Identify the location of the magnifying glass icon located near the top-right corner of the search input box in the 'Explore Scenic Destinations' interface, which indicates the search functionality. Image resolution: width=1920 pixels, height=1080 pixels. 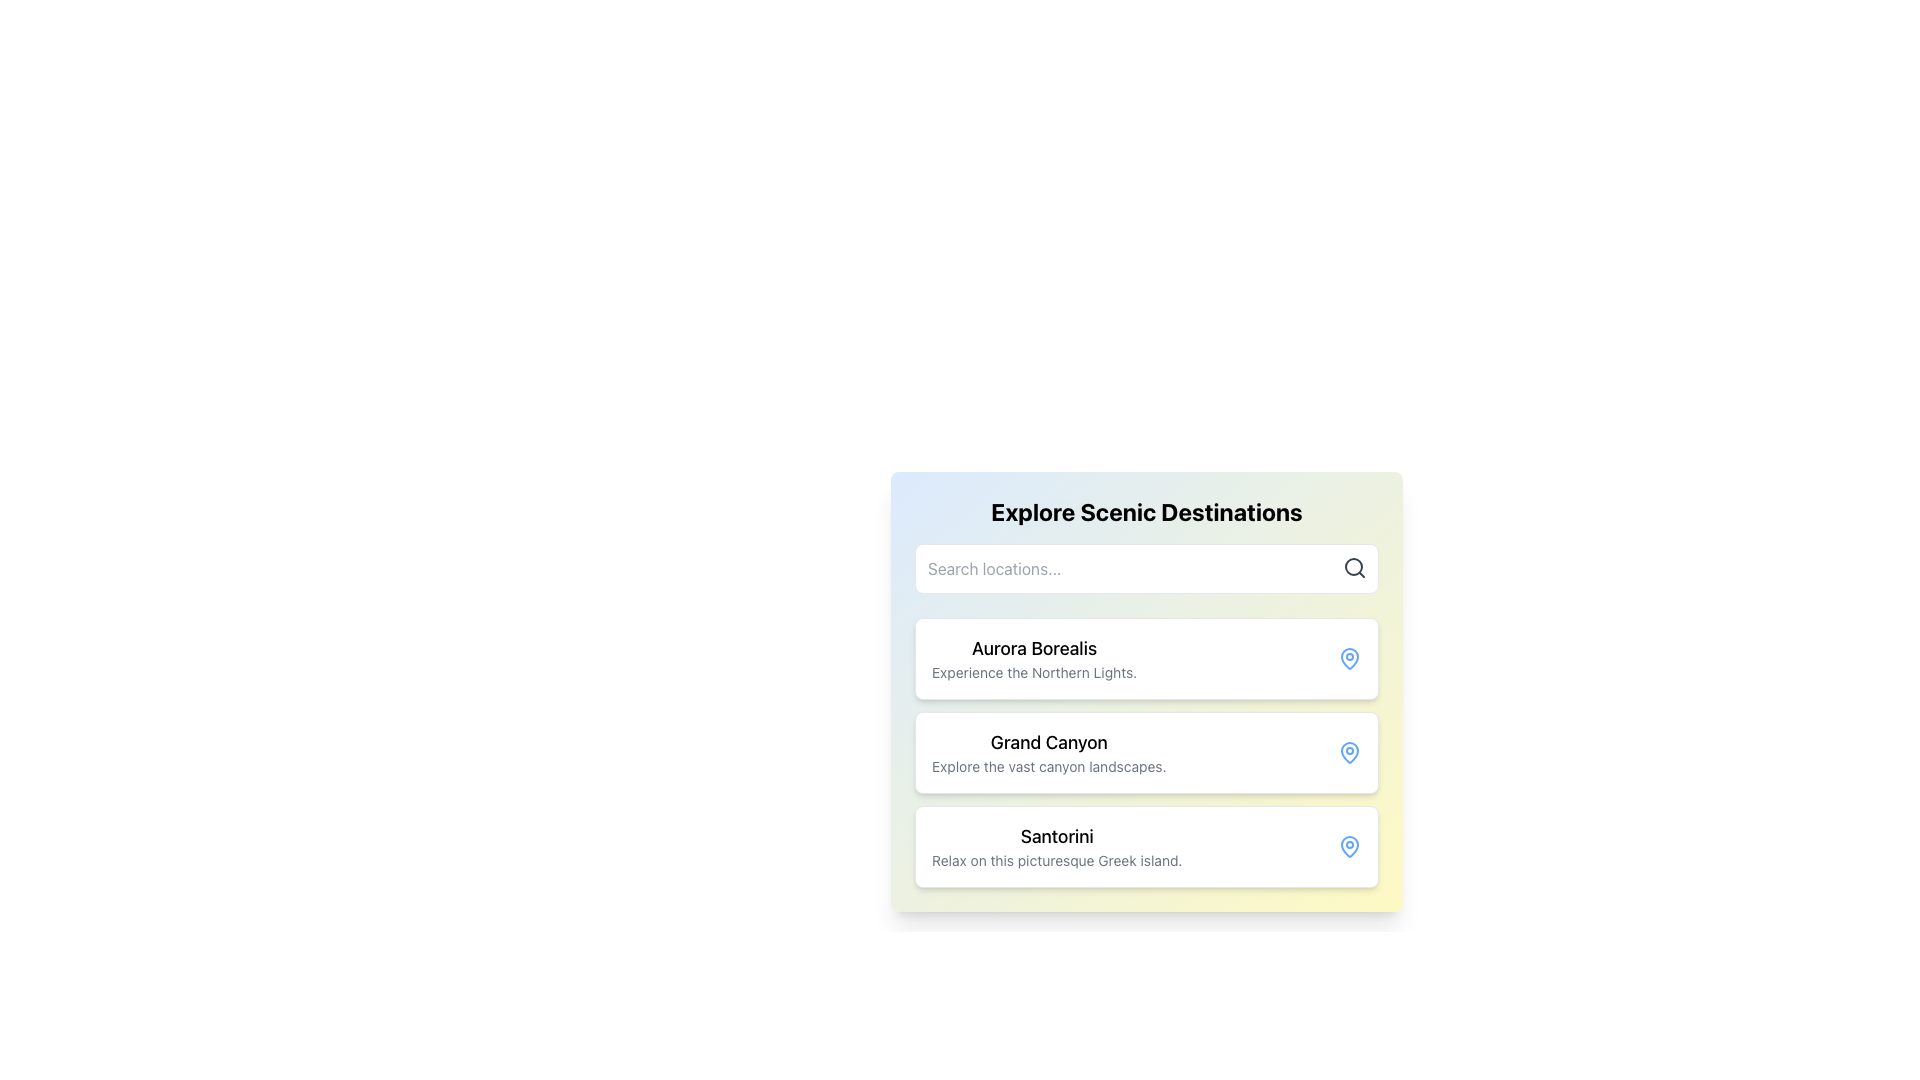
(1353, 567).